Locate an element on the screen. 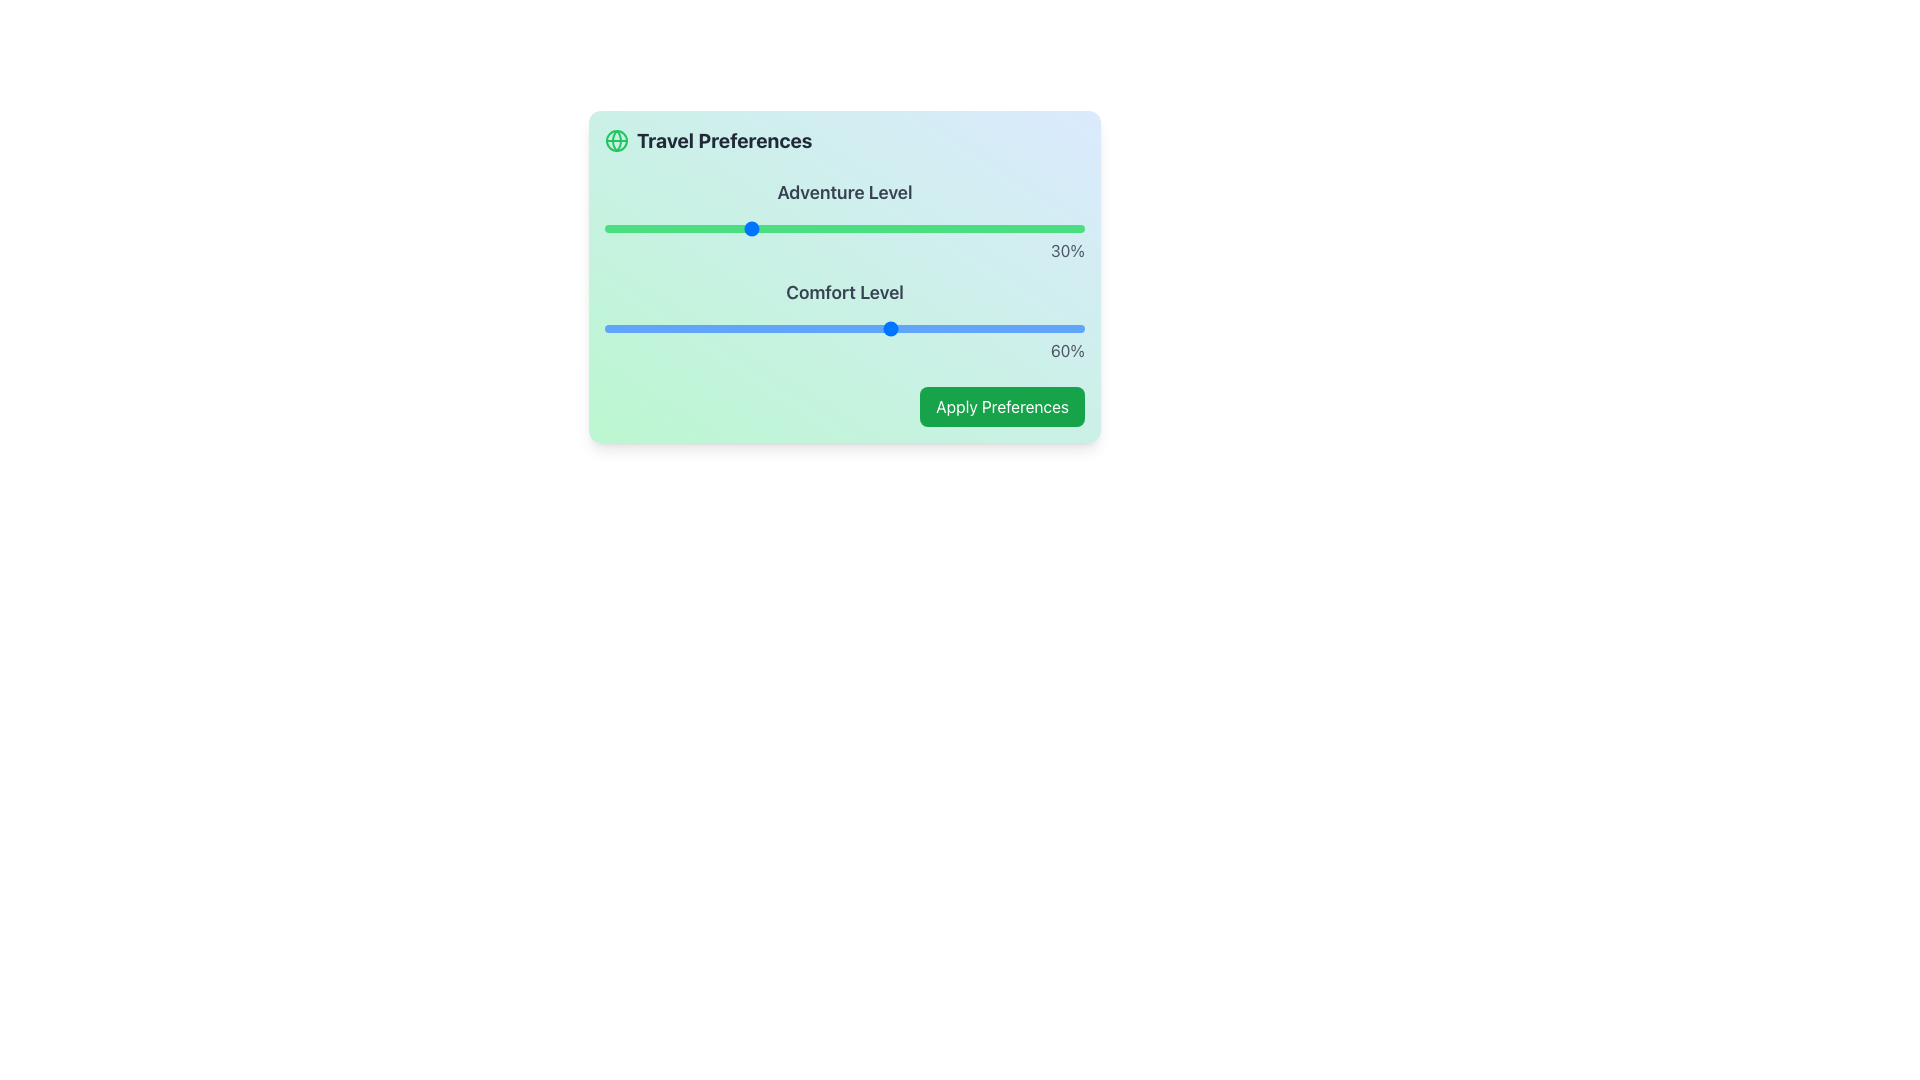 Image resolution: width=1920 pixels, height=1080 pixels. the comfort level is located at coordinates (878, 327).